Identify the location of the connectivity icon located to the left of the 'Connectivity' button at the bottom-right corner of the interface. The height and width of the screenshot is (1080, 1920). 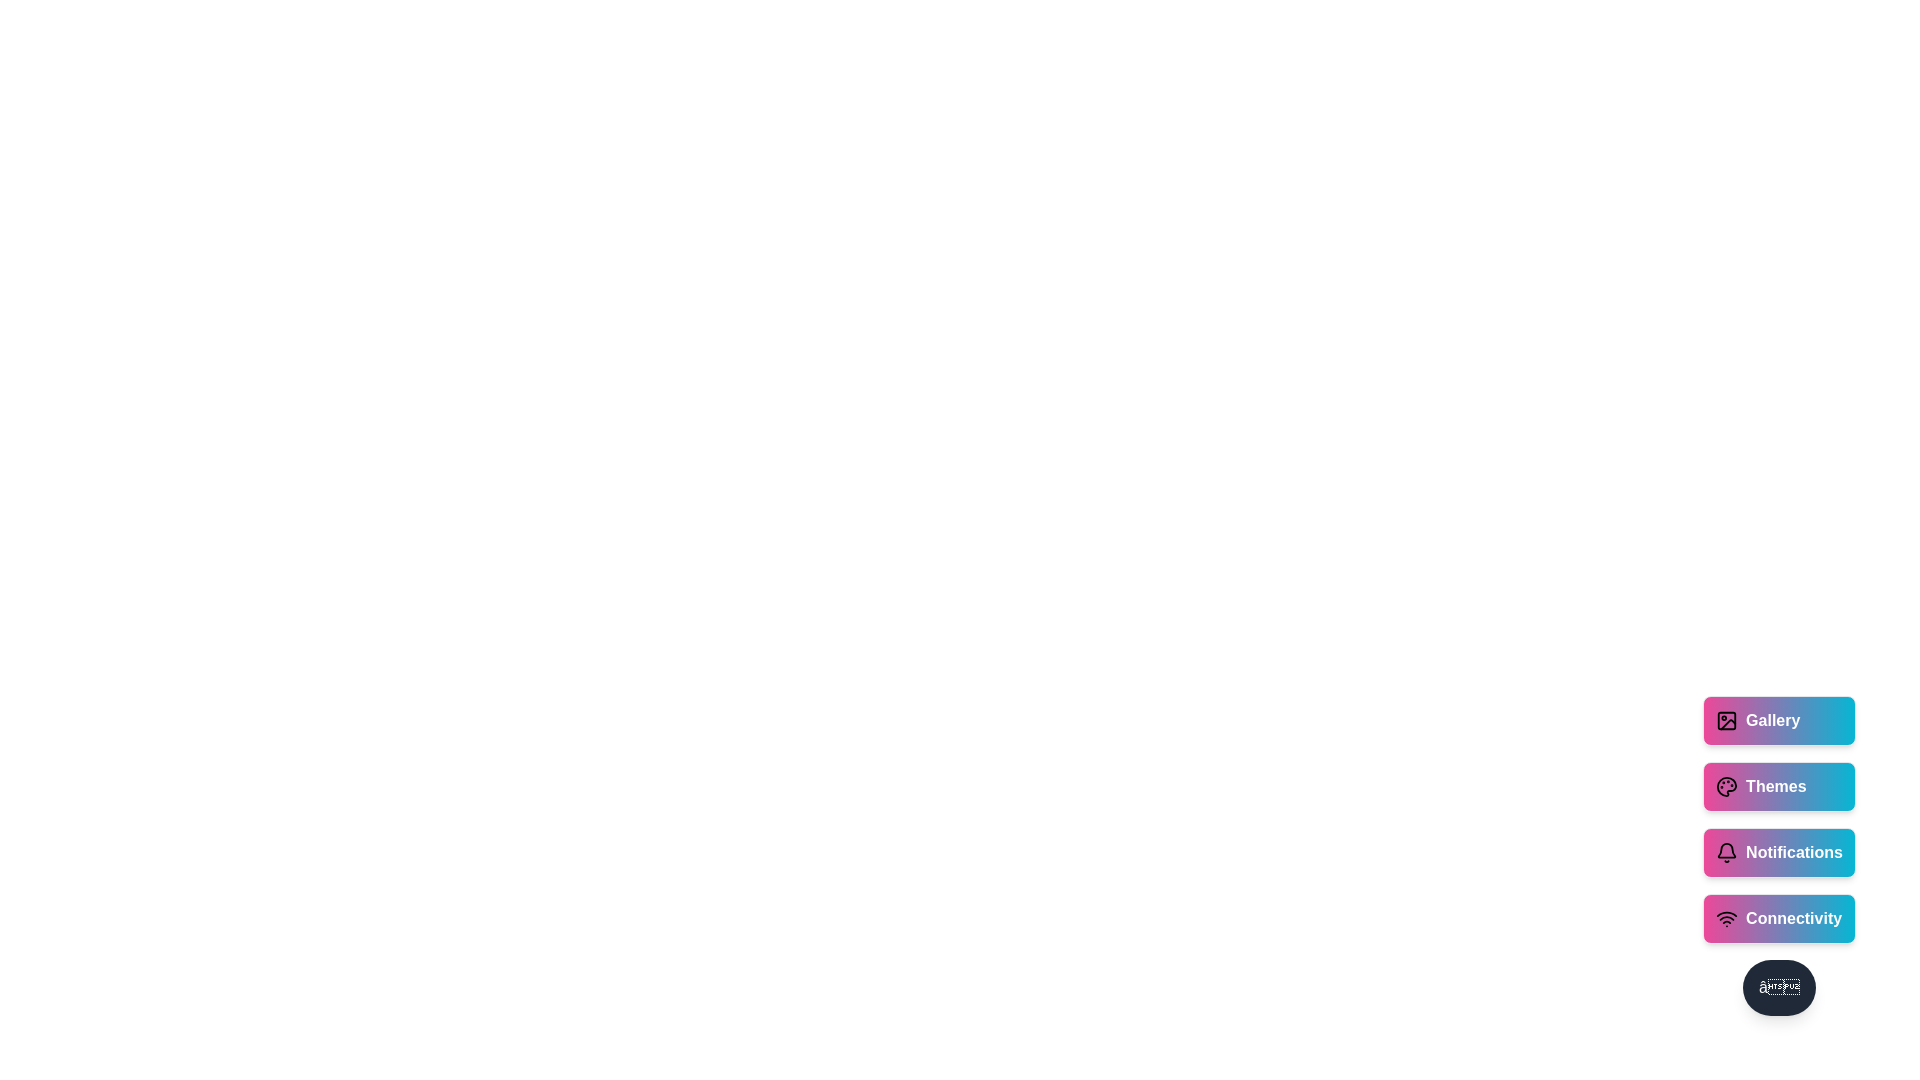
(1726, 918).